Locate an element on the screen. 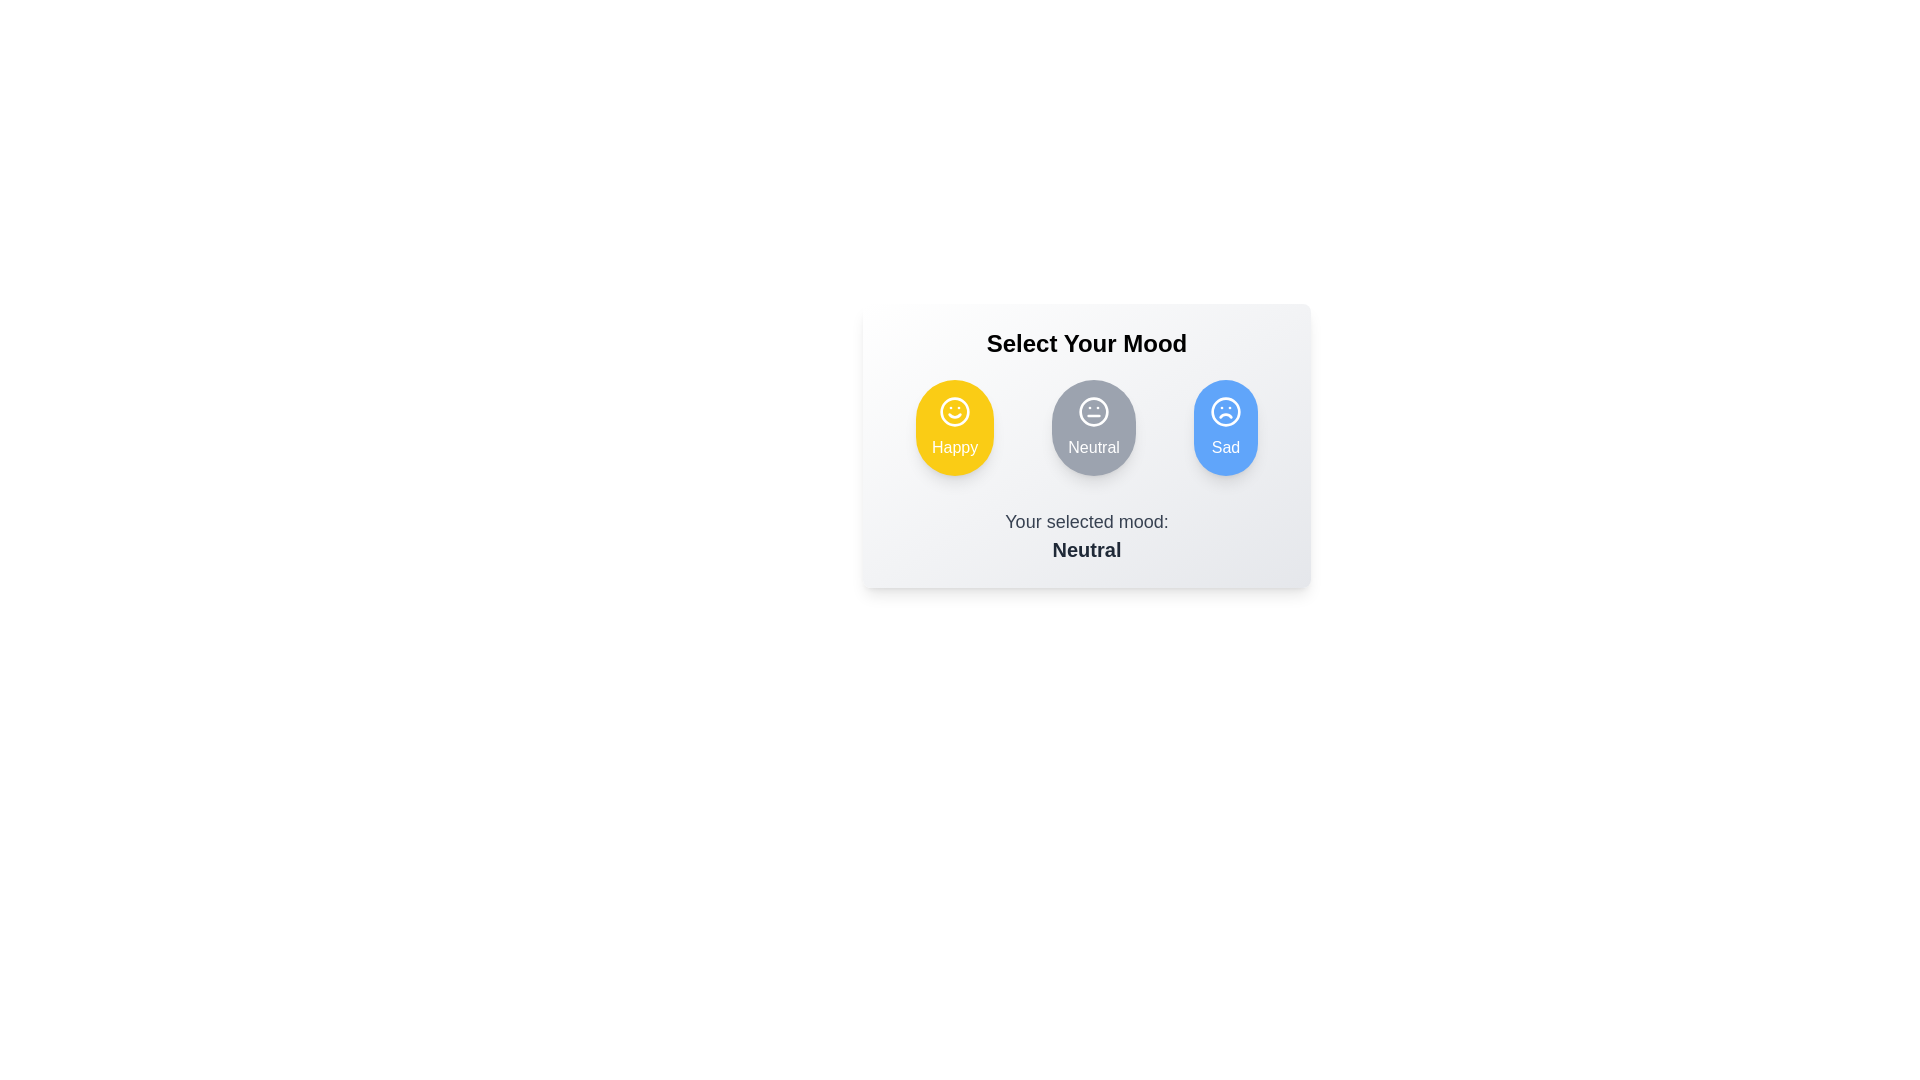 The image size is (1920, 1080). the yellow circular icon containing a happy face symbol, which is the first button in the row of mood selection buttons beneath the 'Select Your Mood' title is located at coordinates (954, 411).